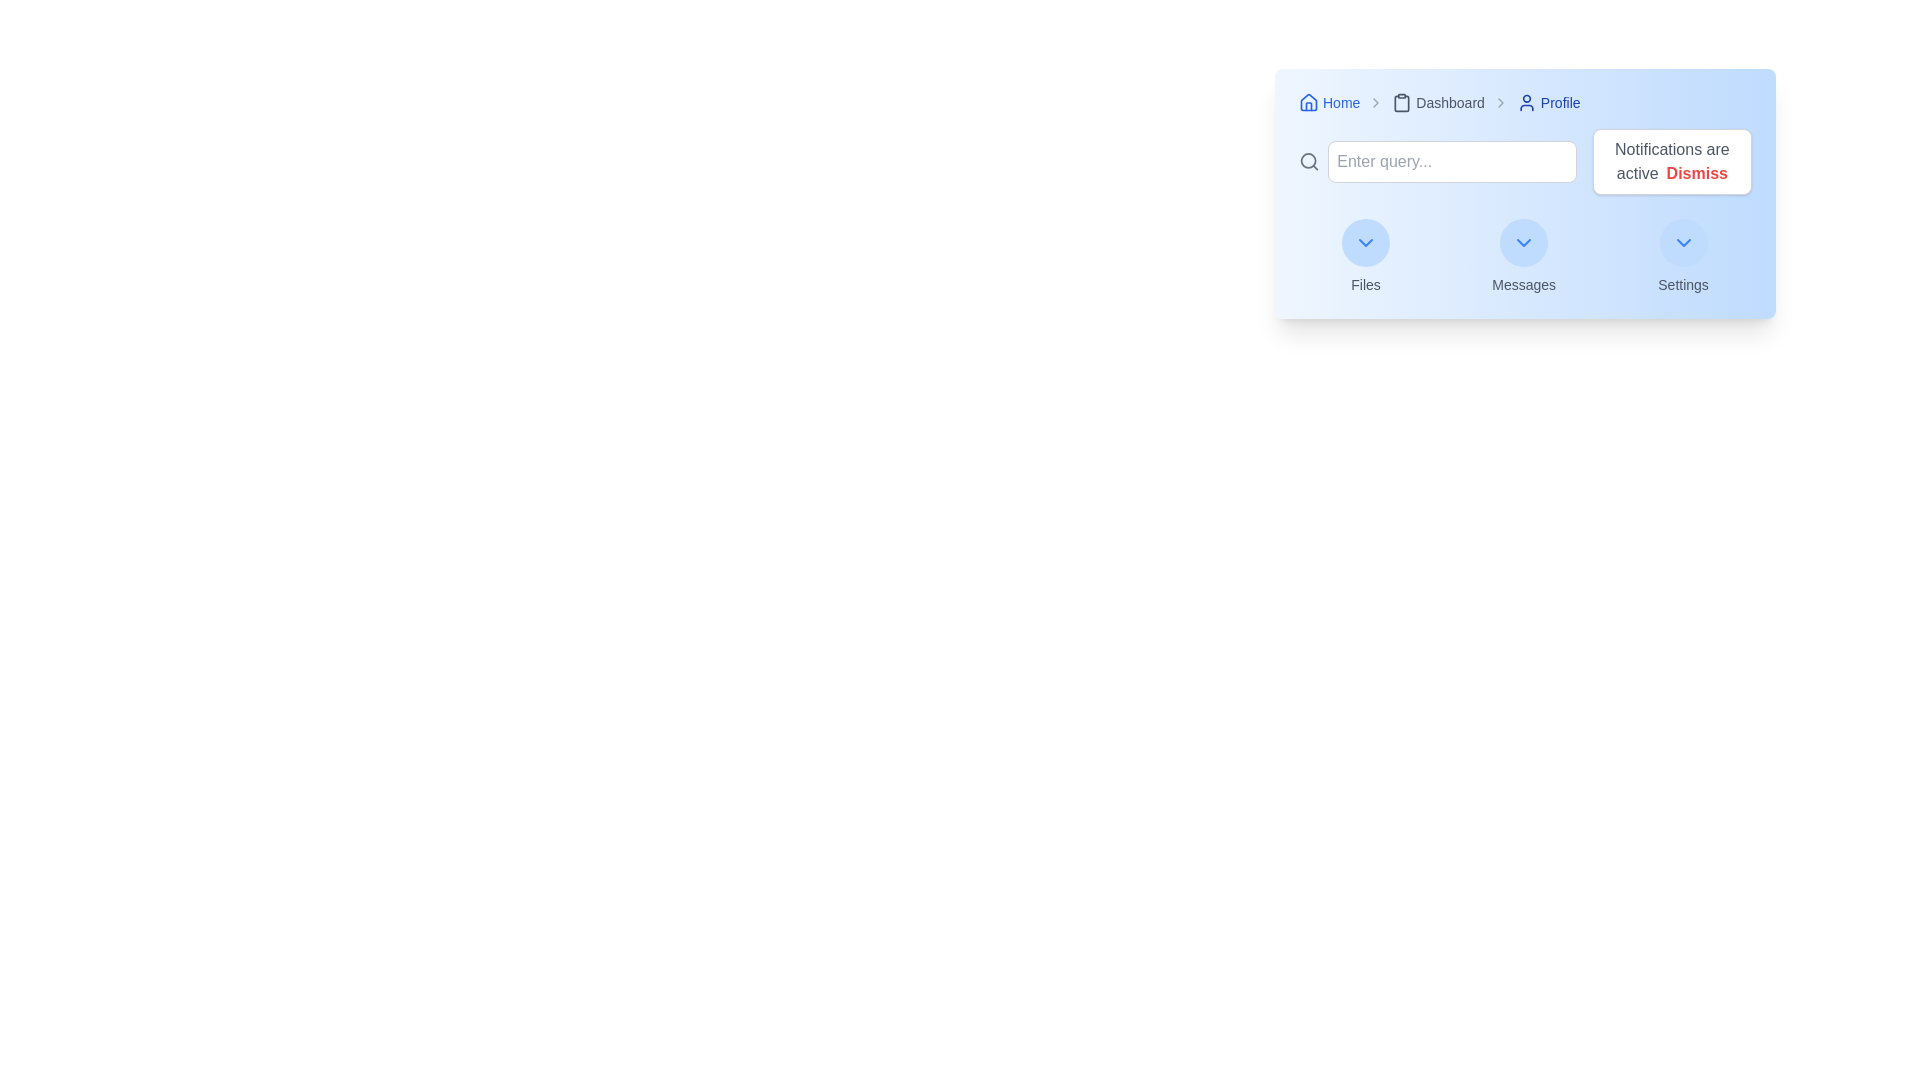  What do you see at coordinates (1329, 103) in the screenshot?
I see `the blue house icon followed by the text 'Home' in the breadcrumb navigation bar` at bounding box center [1329, 103].